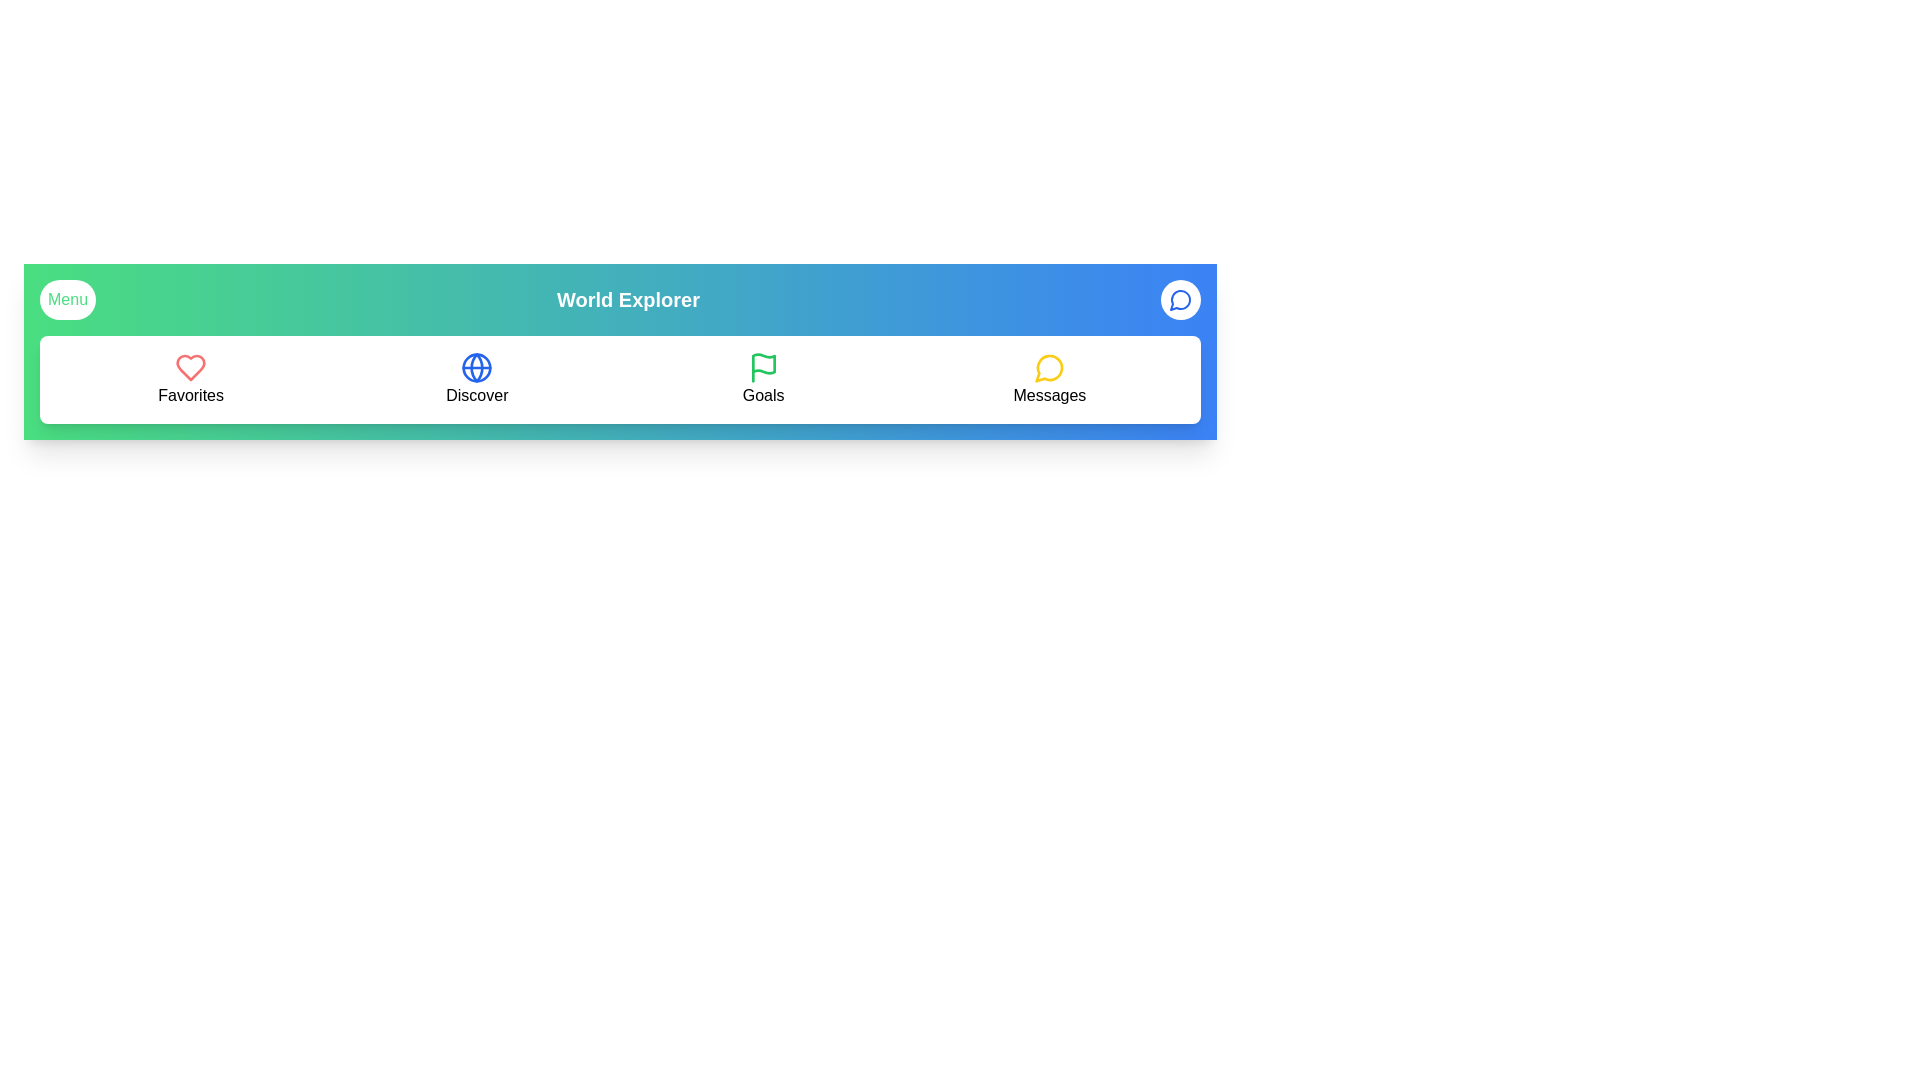 Image resolution: width=1920 pixels, height=1080 pixels. What do you see at coordinates (67, 300) in the screenshot?
I see `the 'Menu' button to toggle the menu visibility` at bounding box center [67, 300].